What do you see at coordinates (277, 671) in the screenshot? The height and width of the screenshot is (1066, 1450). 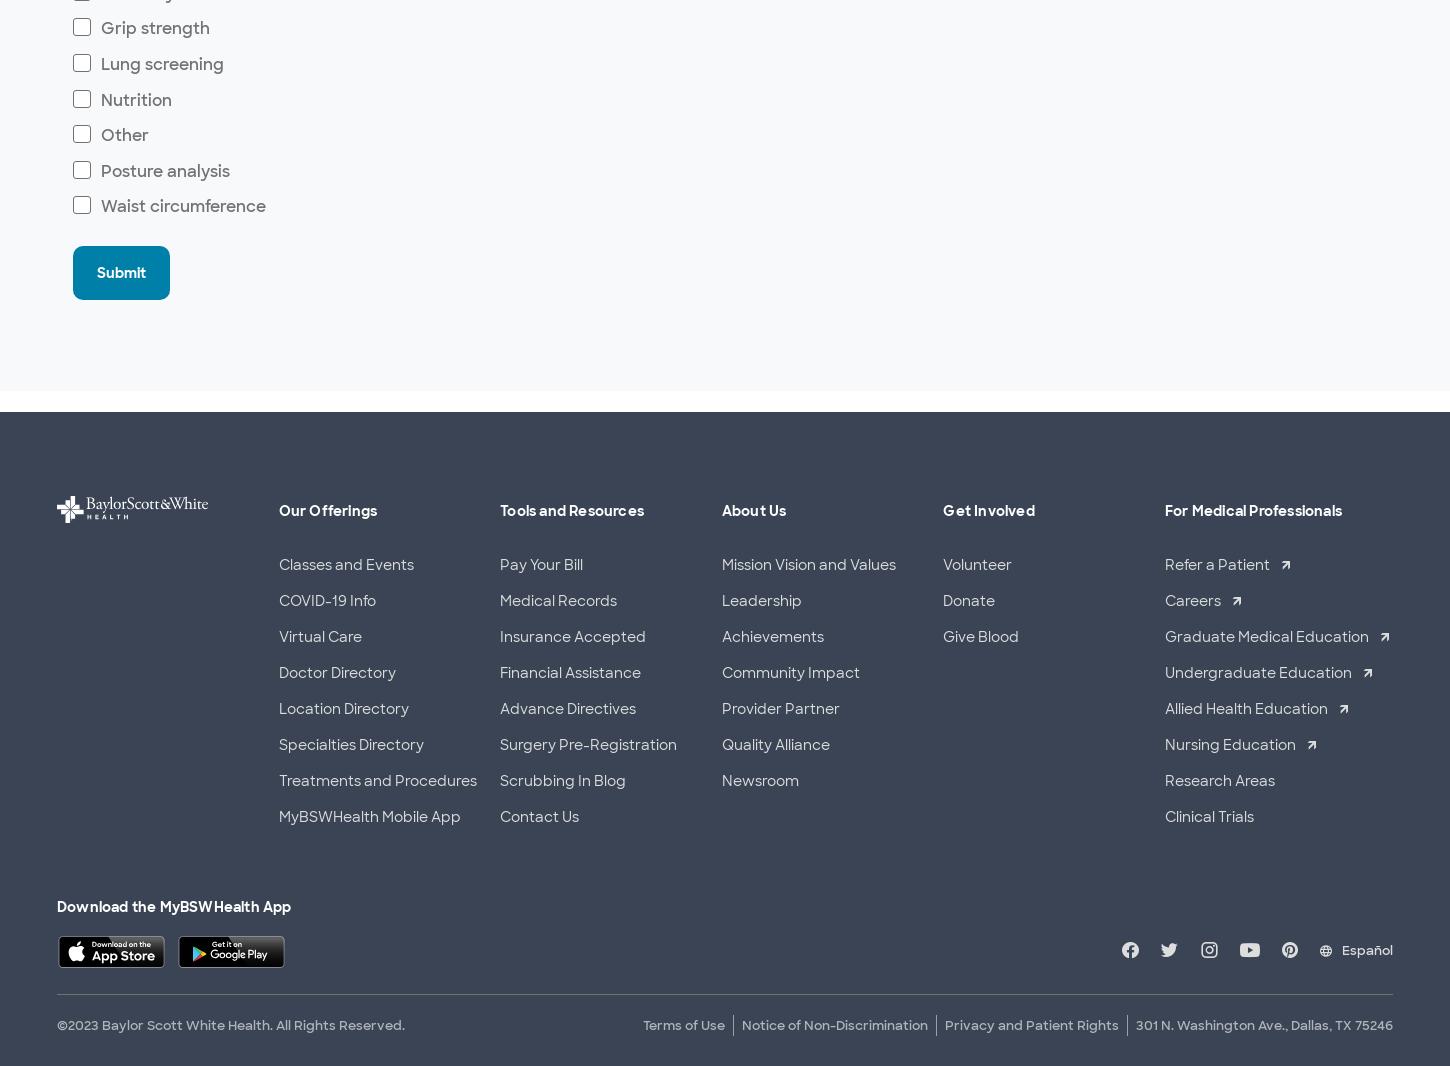 I see `'Doctor Directory'` at bounding box center [277, 671].